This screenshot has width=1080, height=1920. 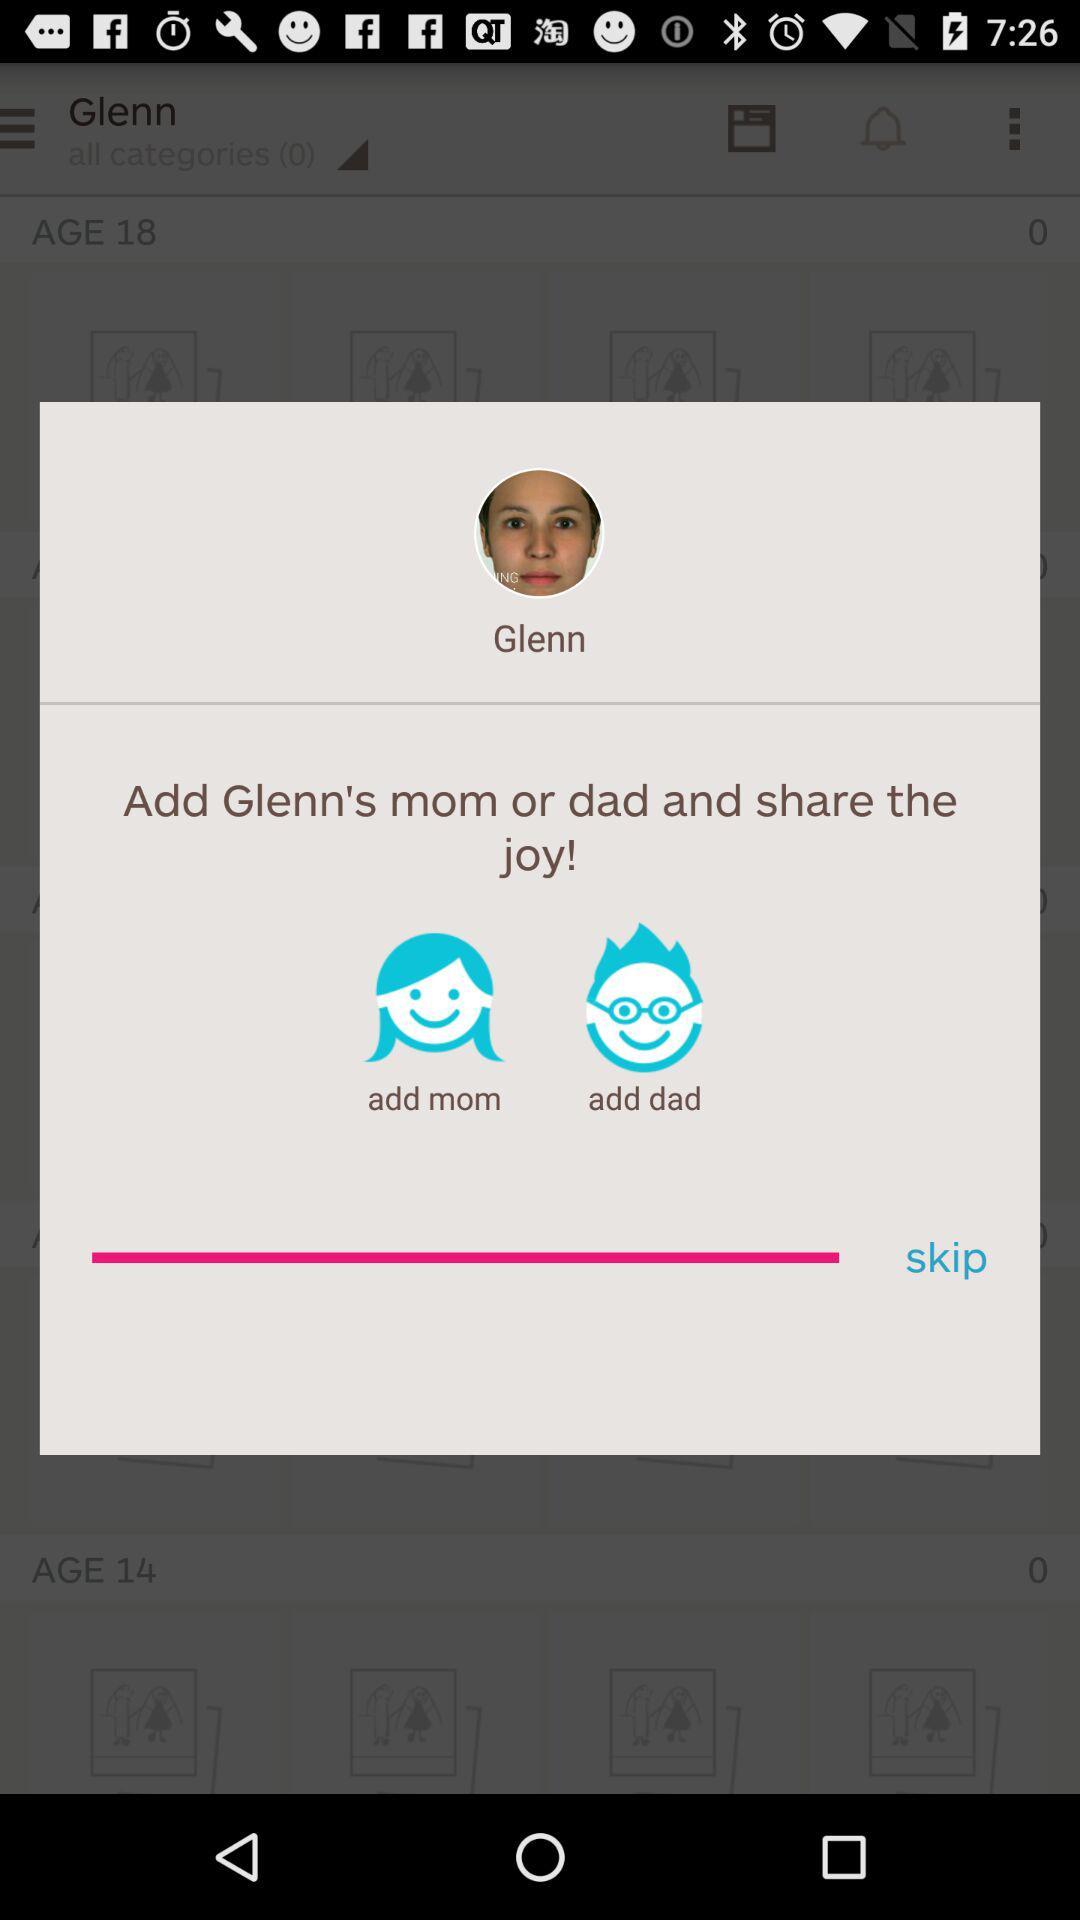 What do you see at coordinates (939, 1257) in the screenshot?
I see `app below the add glenn s icon` at bounding box center [939, 1257].